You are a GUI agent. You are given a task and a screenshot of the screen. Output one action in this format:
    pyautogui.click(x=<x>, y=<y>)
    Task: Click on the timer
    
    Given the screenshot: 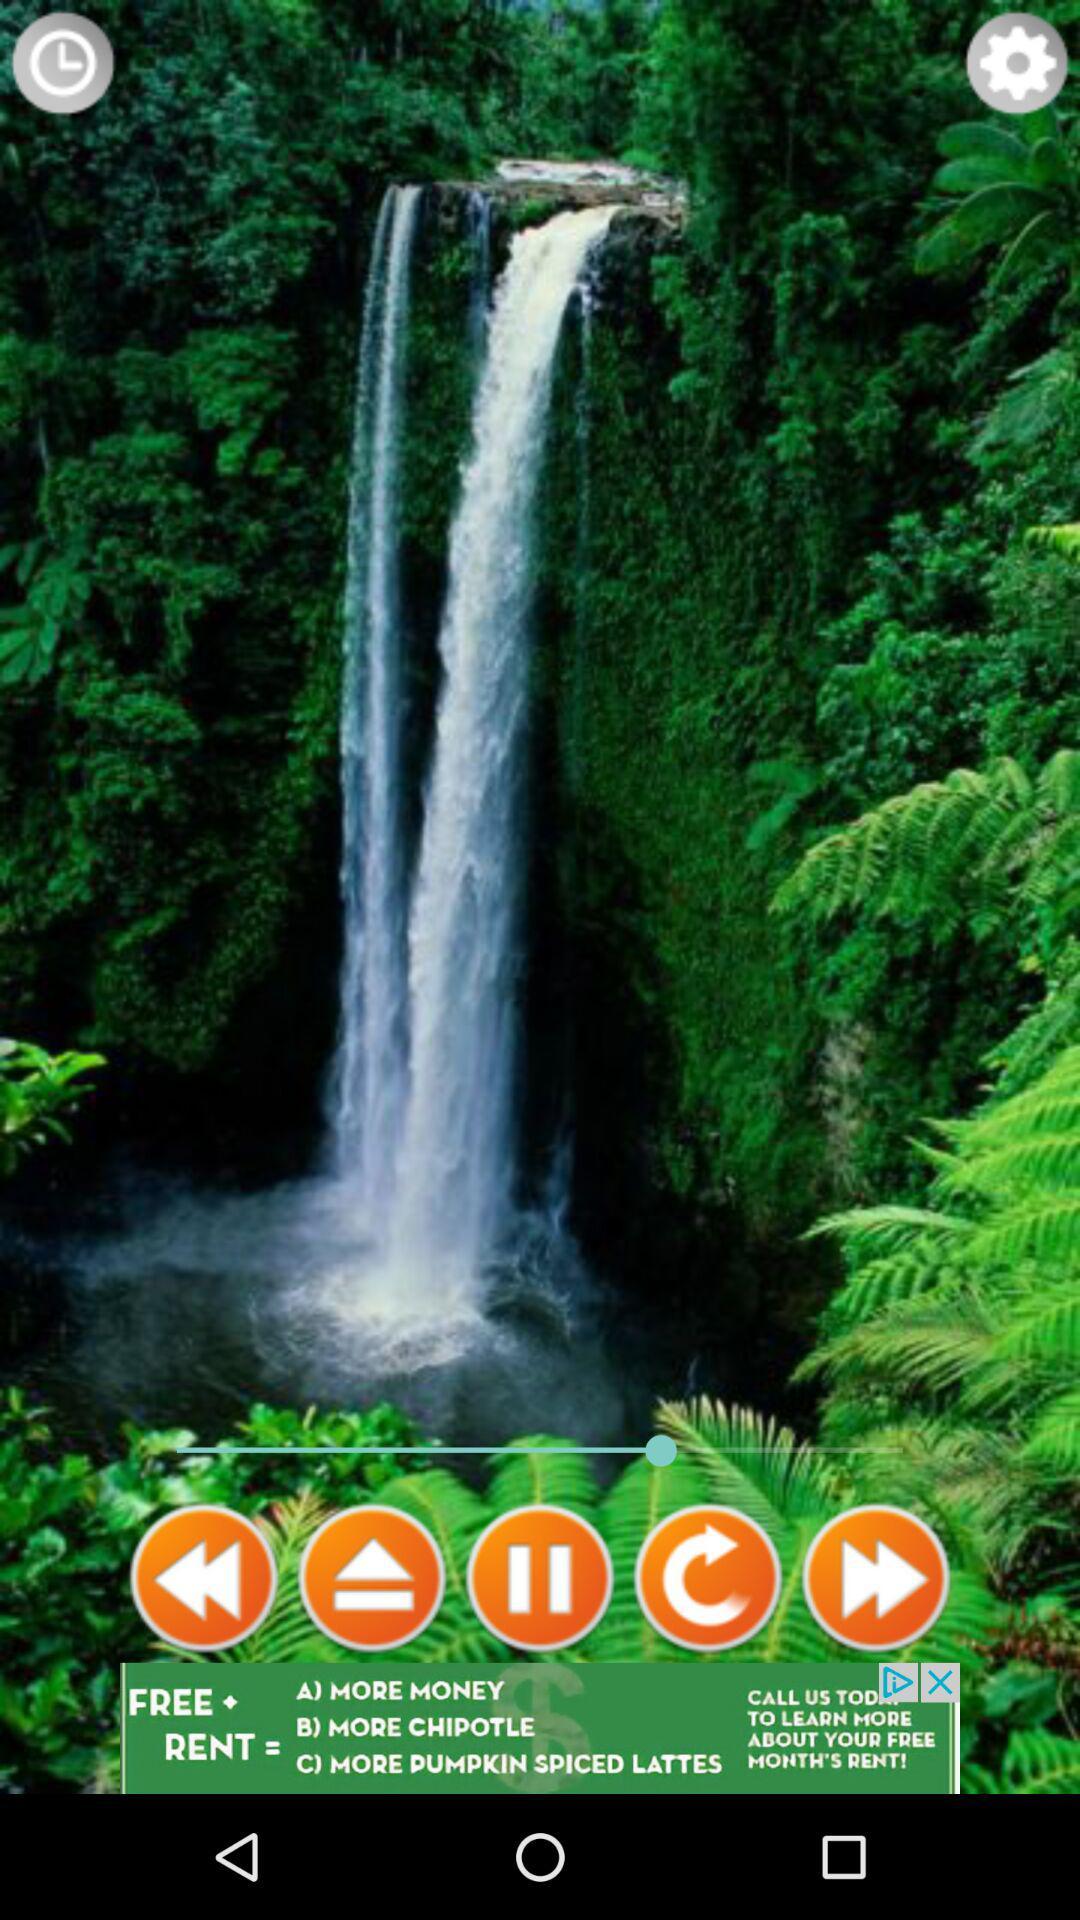 What is the action you would take?
    pyautogui.click(x=61, y=62)
    